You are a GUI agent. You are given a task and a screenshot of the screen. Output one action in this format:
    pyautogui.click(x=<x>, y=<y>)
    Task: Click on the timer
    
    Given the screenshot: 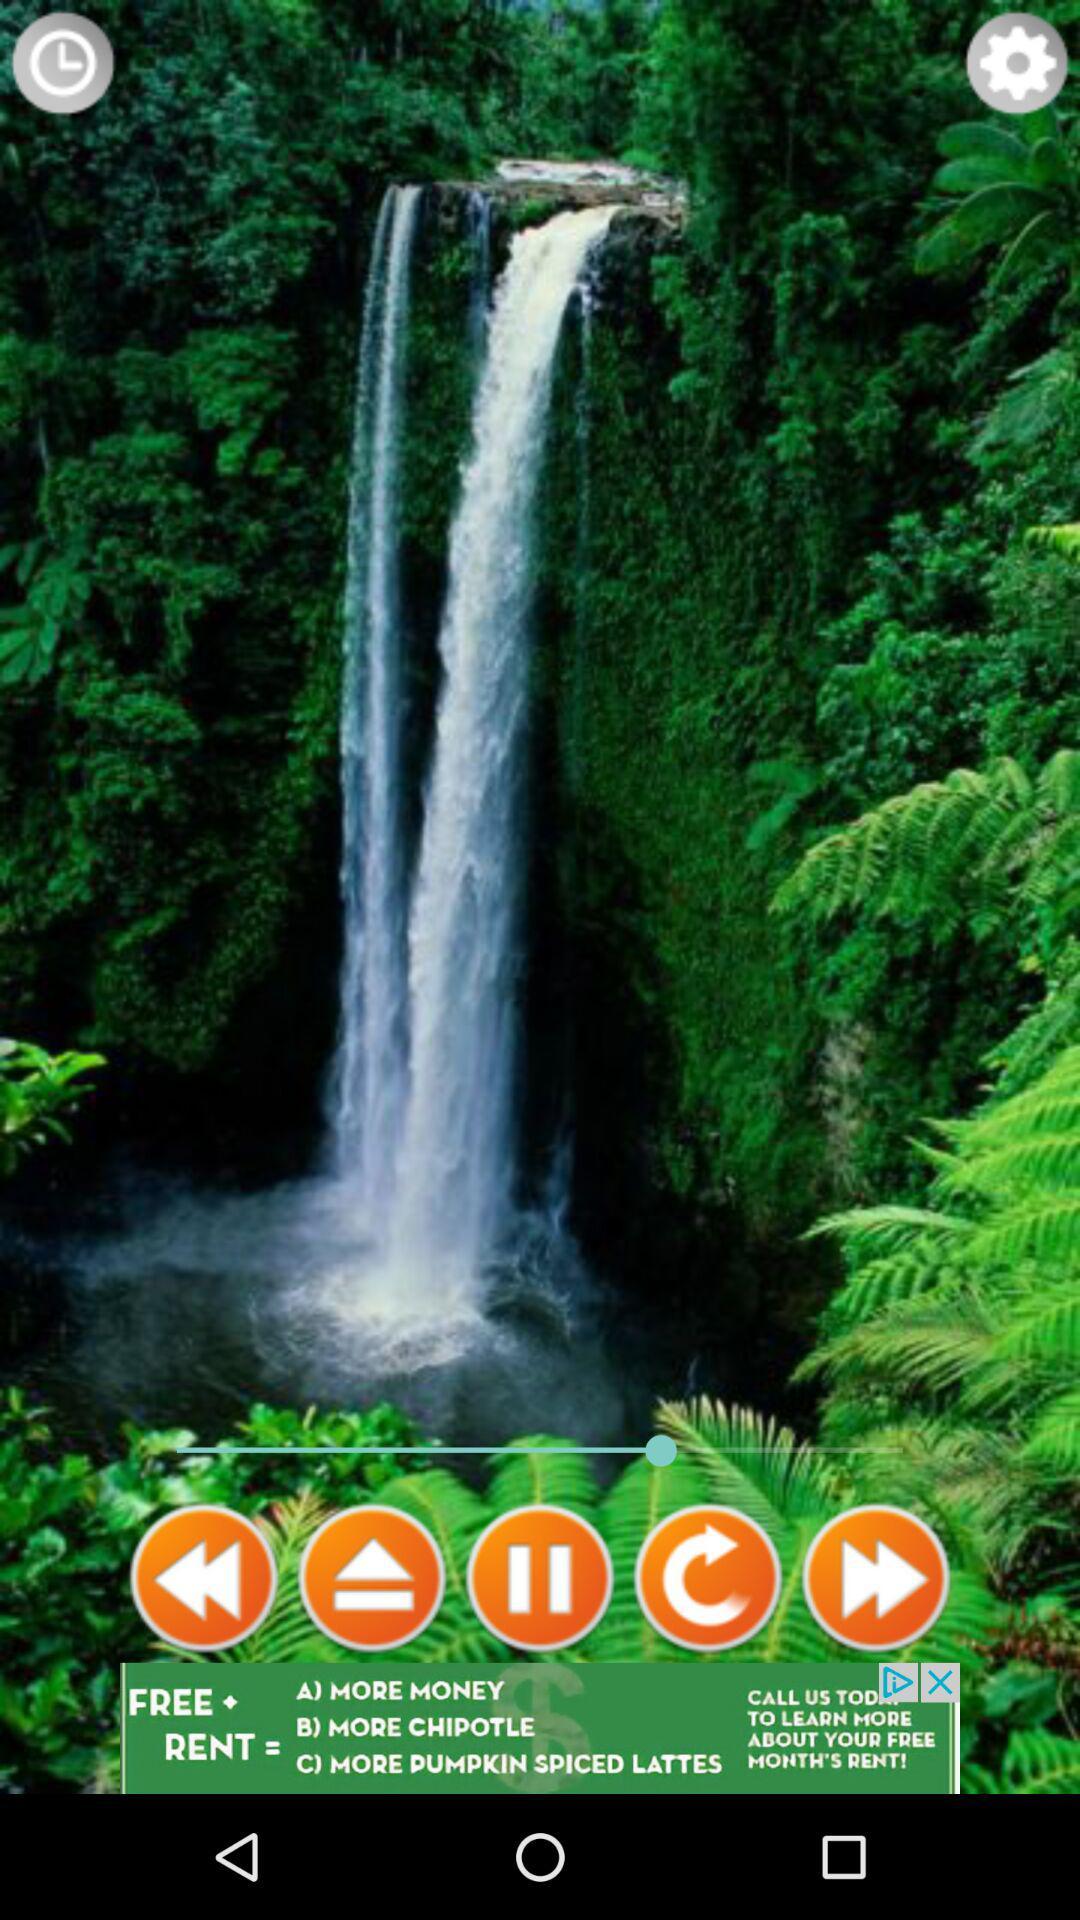 What is the action you would take?
    pyautogui.click(x=61, y=62)
    